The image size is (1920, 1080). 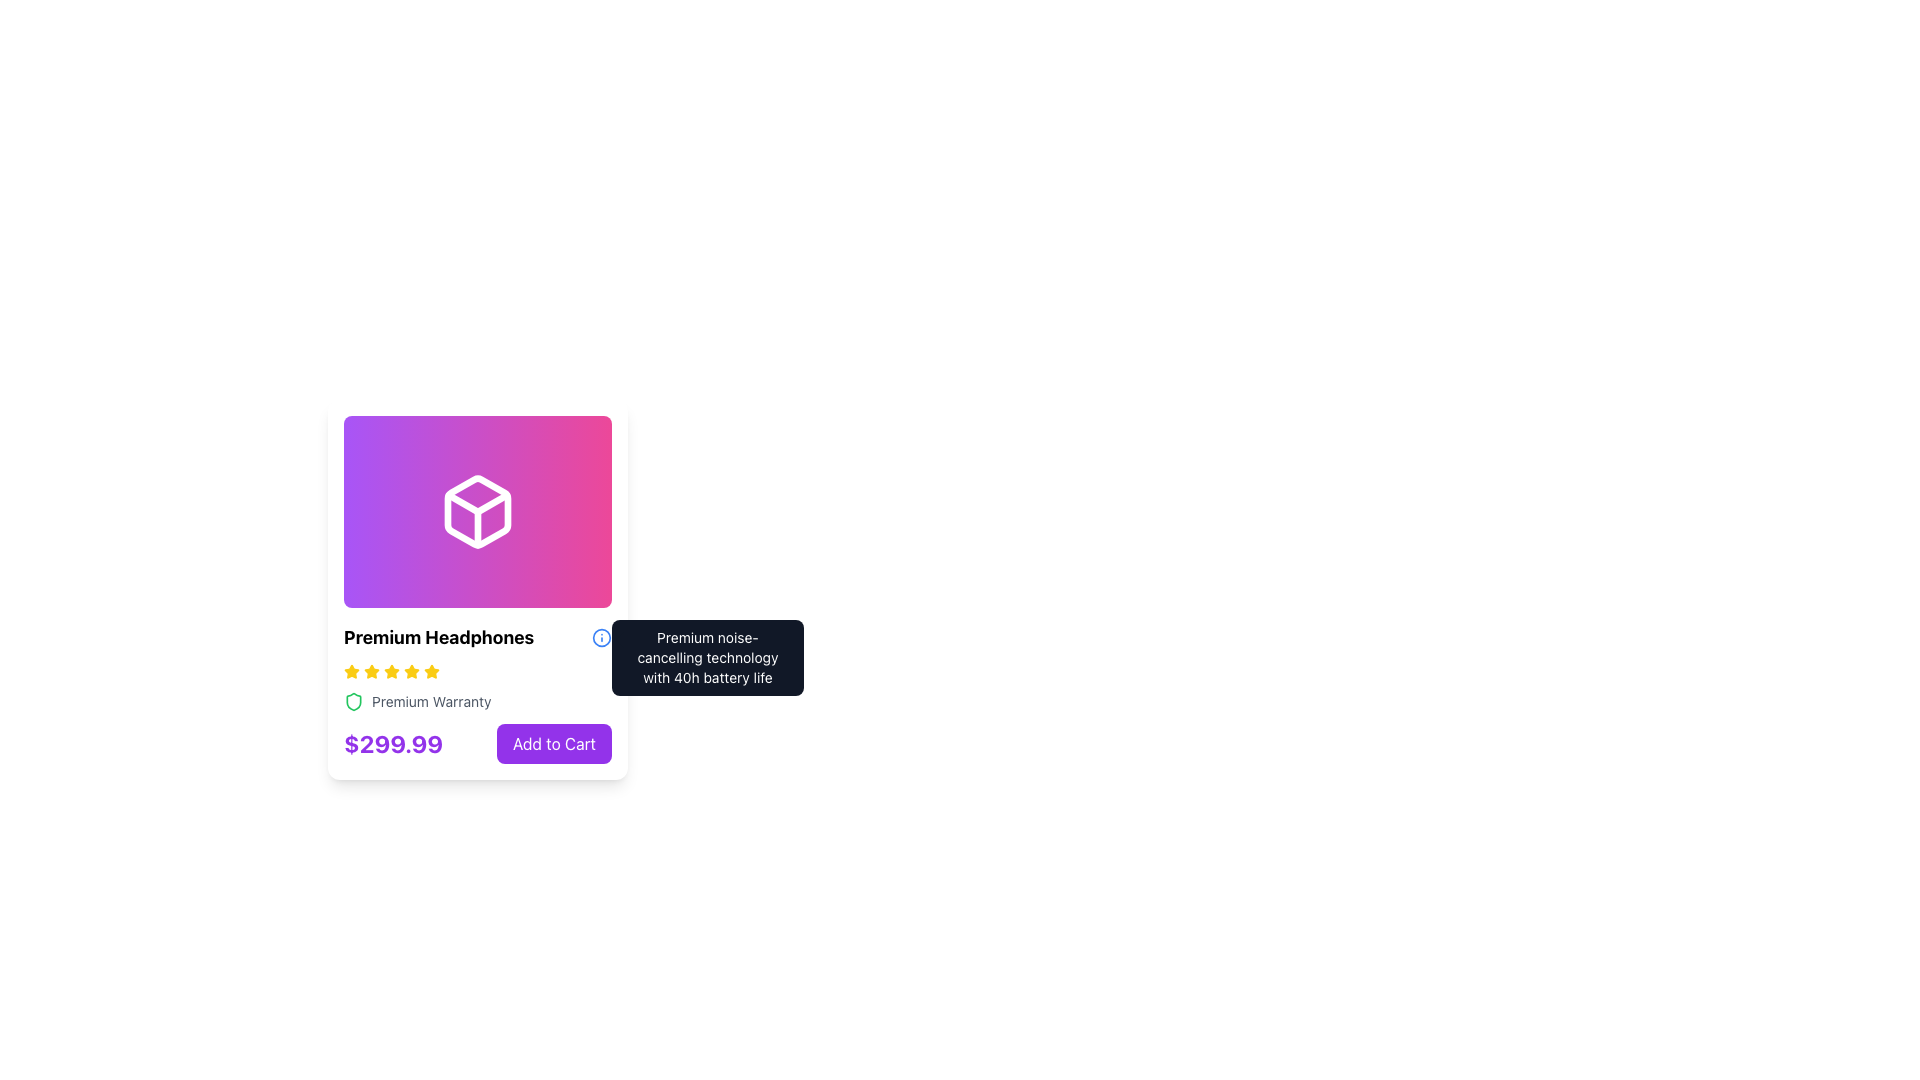 What do you see at coordinates (354, 701) in the screenshot?
I see `the small green shield icon located next to the text 'Premium Warranty', which is beneath the star rating for the item` at bounding box center [354, 701].